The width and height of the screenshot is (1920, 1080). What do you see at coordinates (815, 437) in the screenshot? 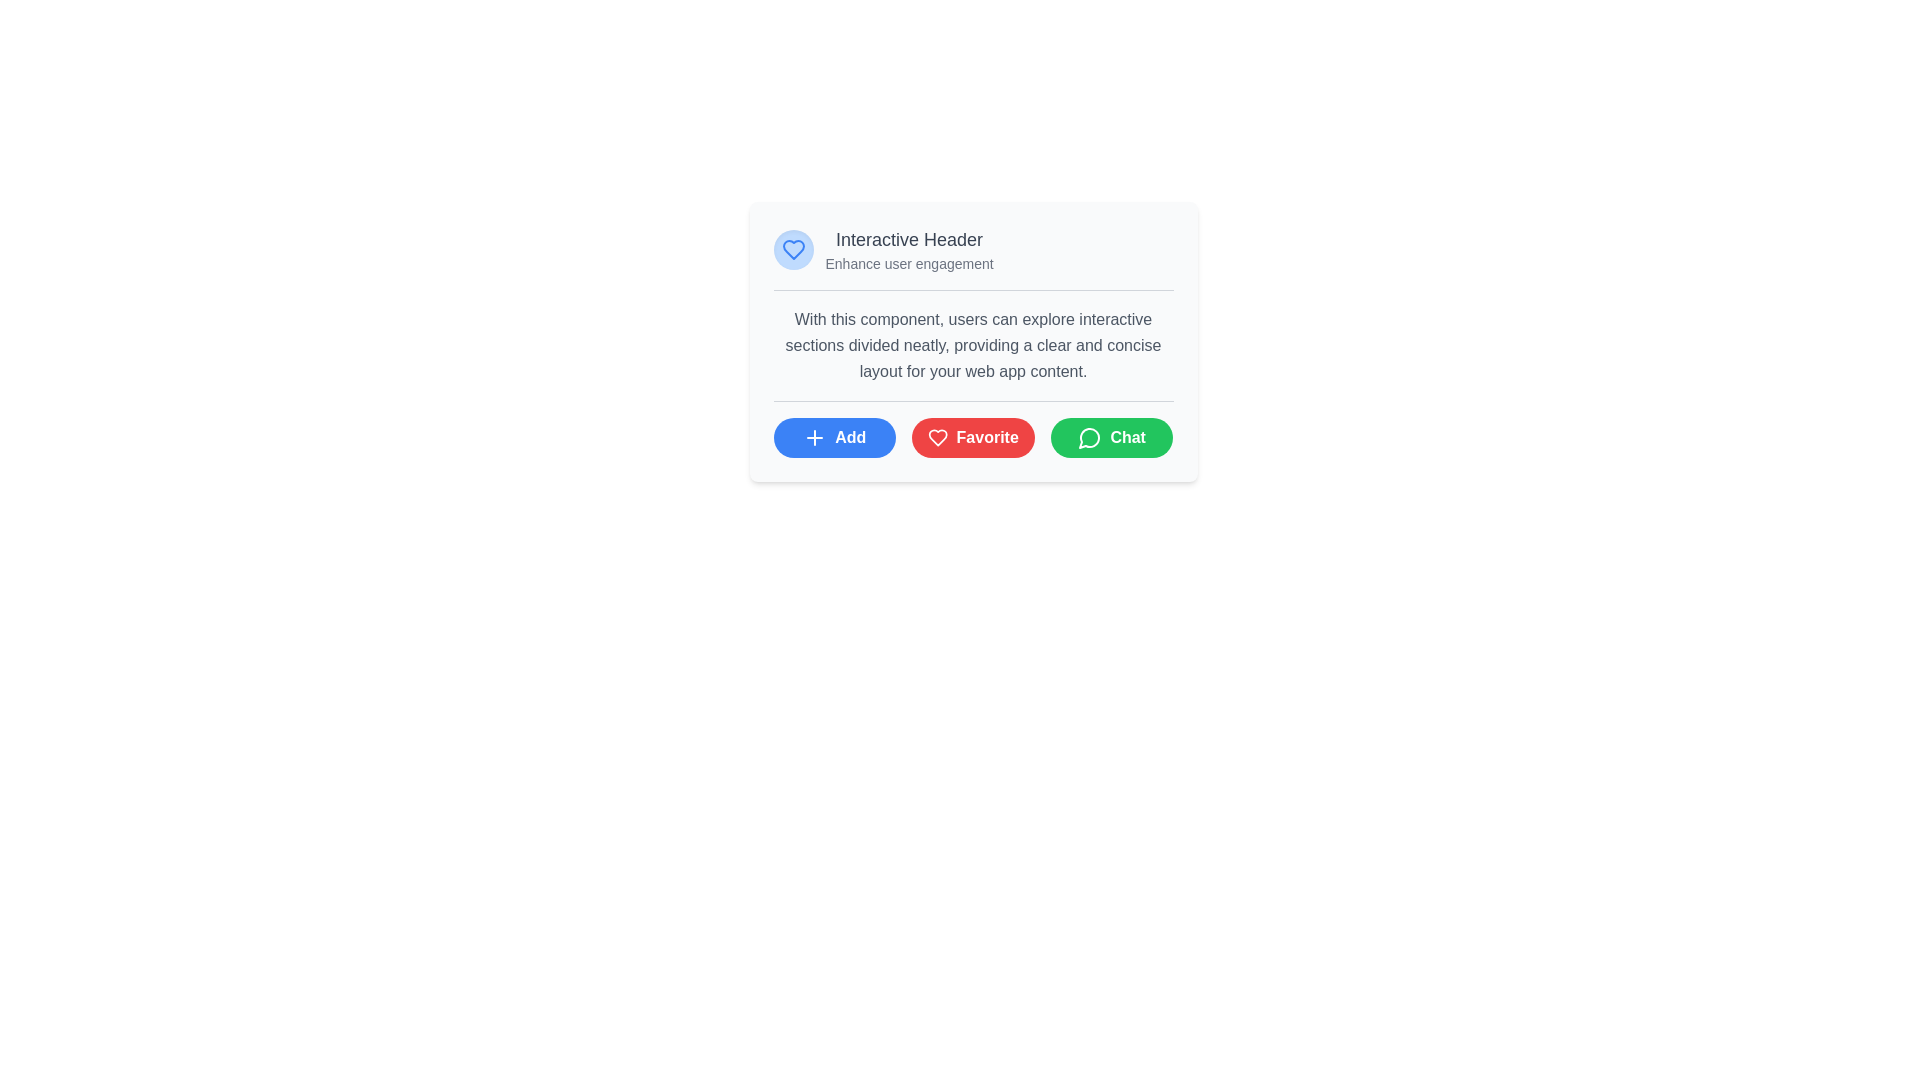
I see `the decorative icon located inside the blue 'Add' button, positioned to the left of the text 'Add' in the interface` at bounding box center [815, 437].